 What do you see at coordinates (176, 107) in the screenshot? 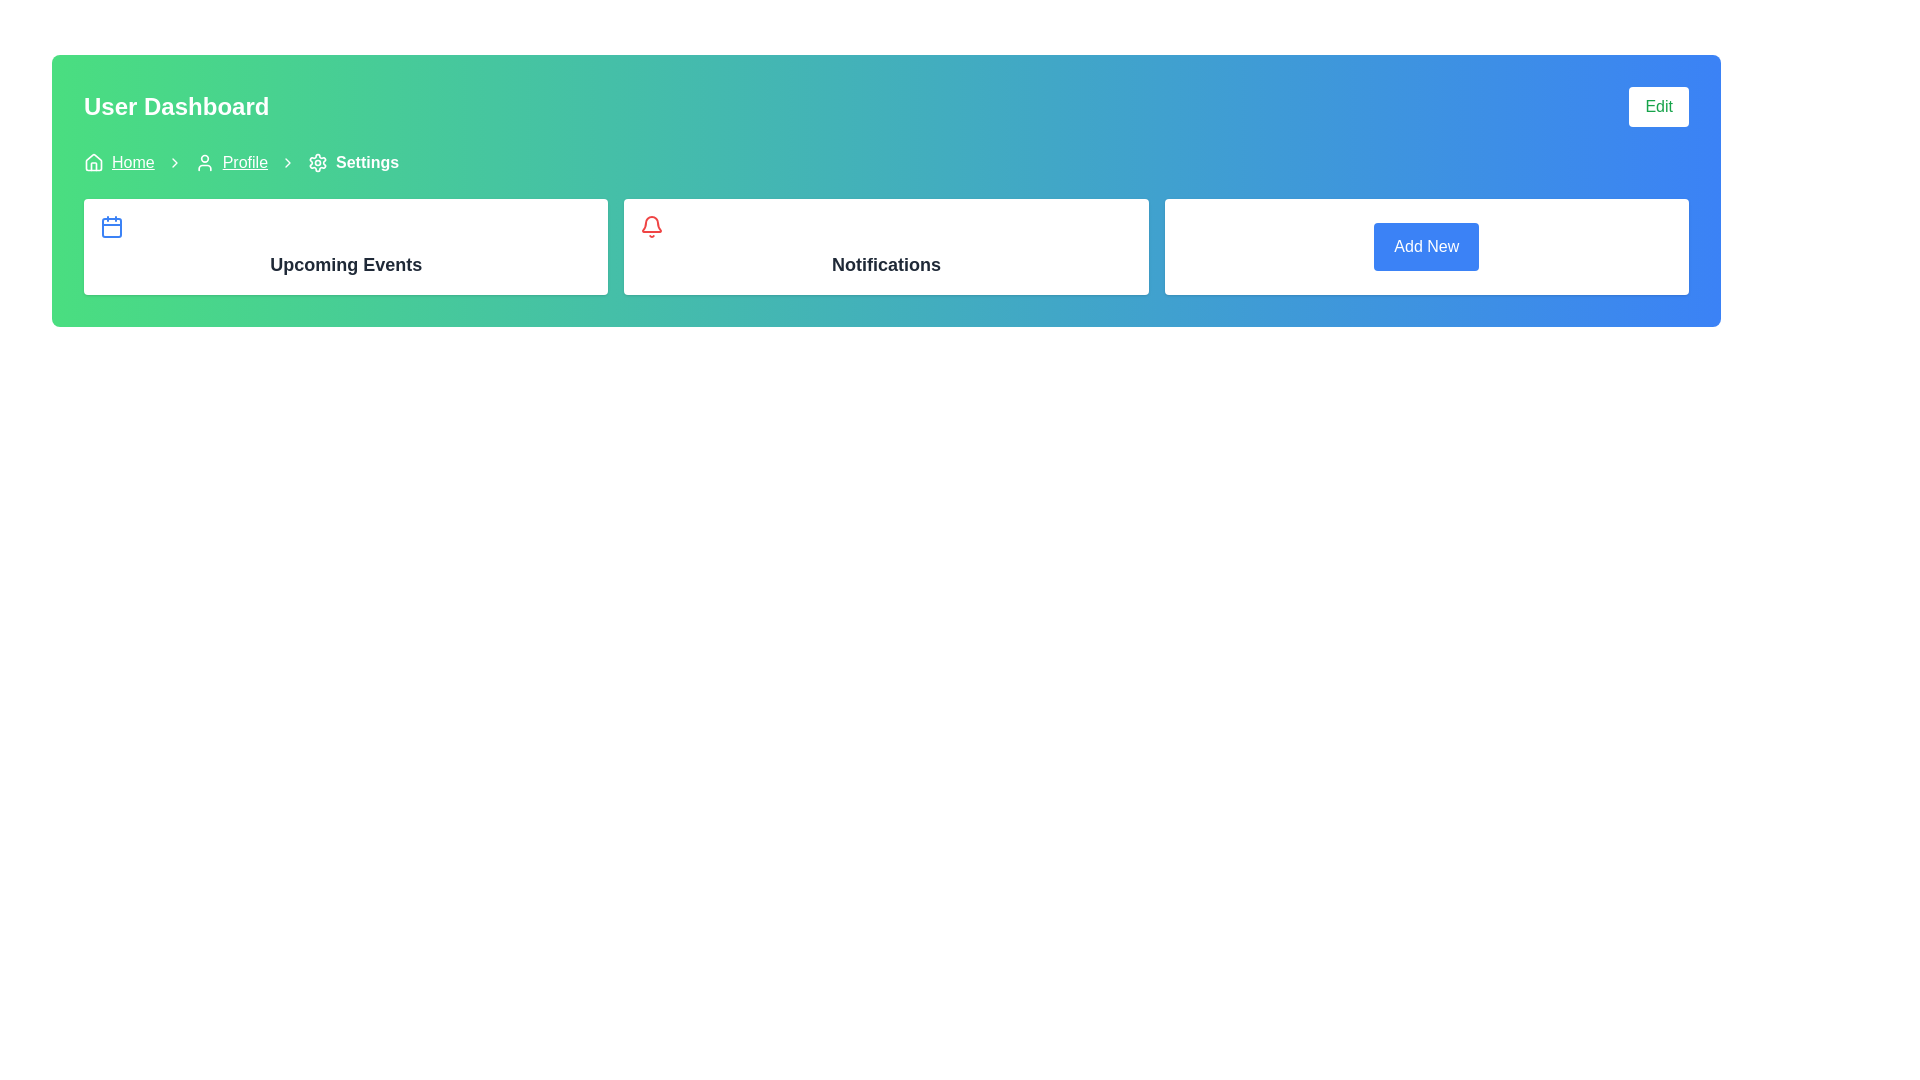
I see `the 'User Dashboard' text, which is styled in bold white font on a green-to-blue gradient background` at bounding box center [176, 107].